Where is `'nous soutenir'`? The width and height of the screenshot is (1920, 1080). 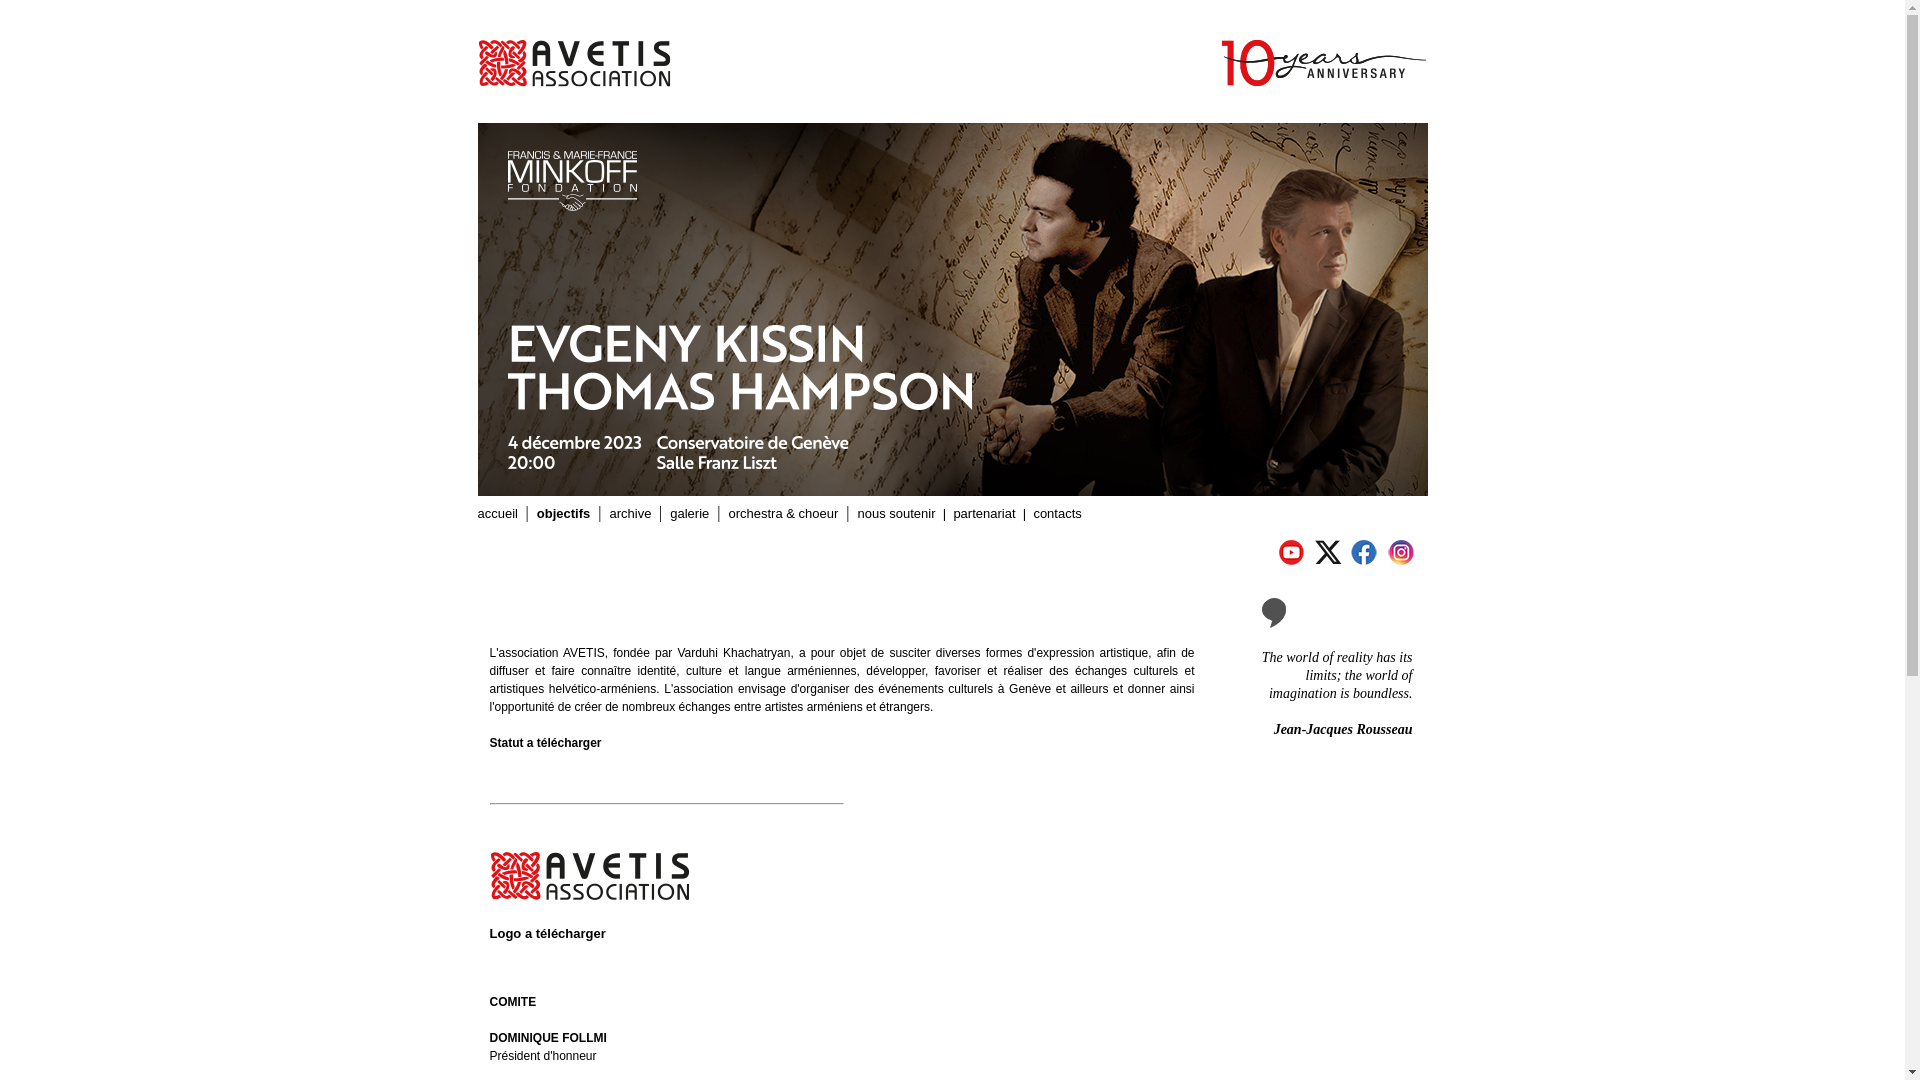 'nous soutenir' is located at coordinates (896, 512).